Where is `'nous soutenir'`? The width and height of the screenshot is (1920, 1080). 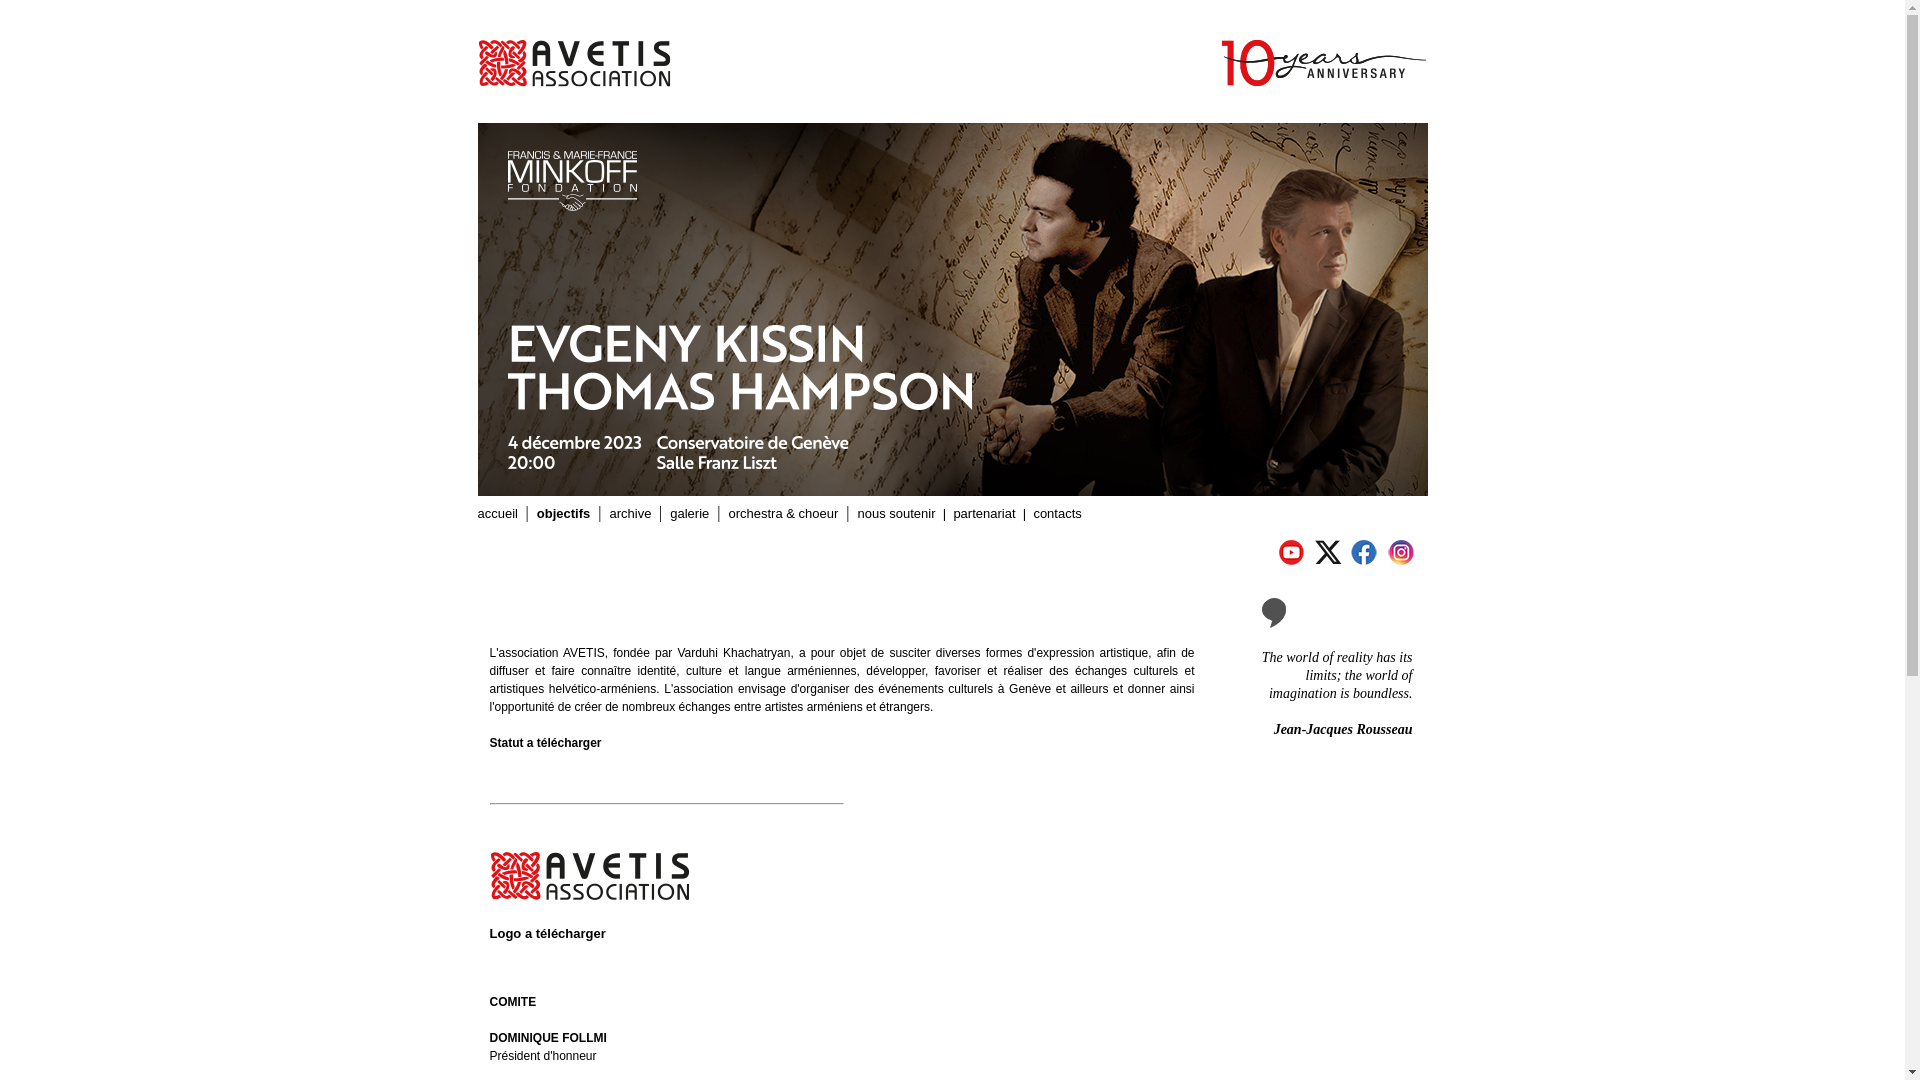 'nous soutenir' is located at coordinates (896, 512).